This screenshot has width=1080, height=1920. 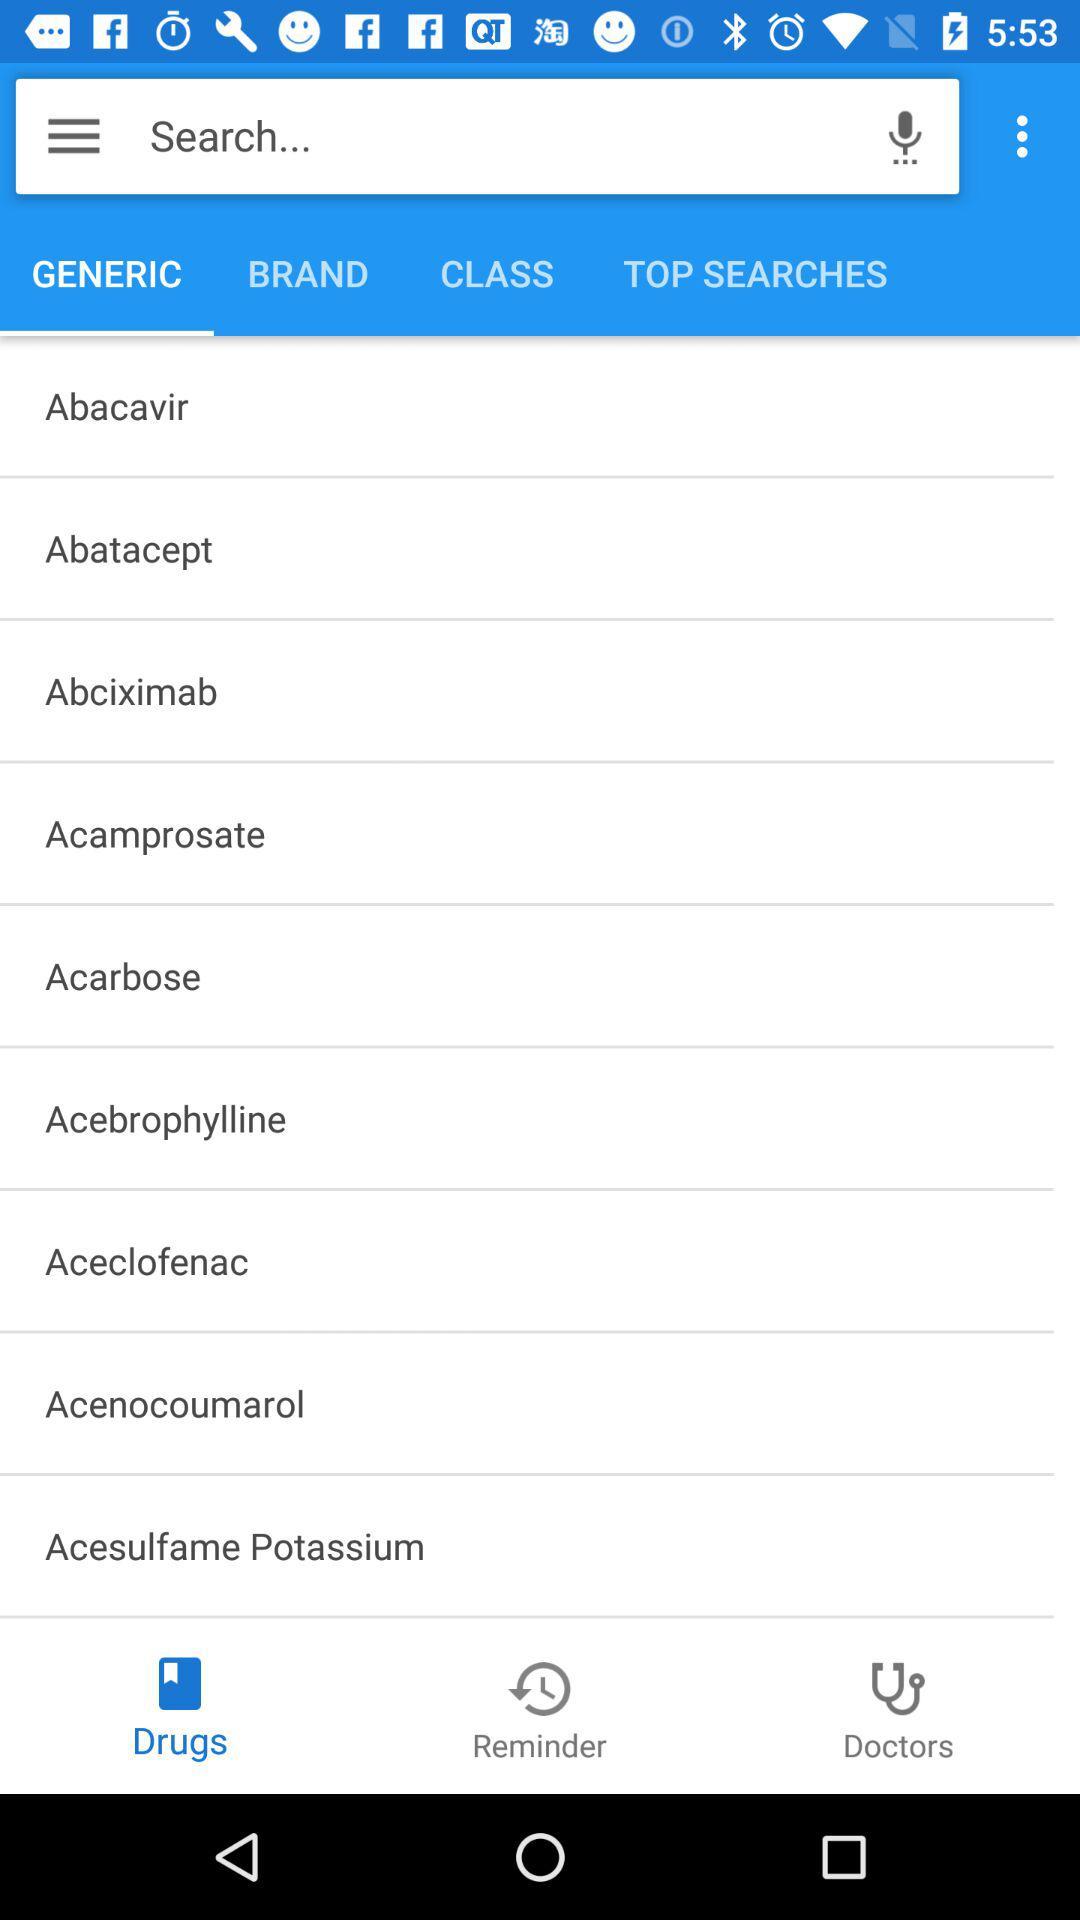 What do you see at coordinates (905, 135) in the screenshot?
I see `the item next to the search... item` at bounding box center [905, 135].